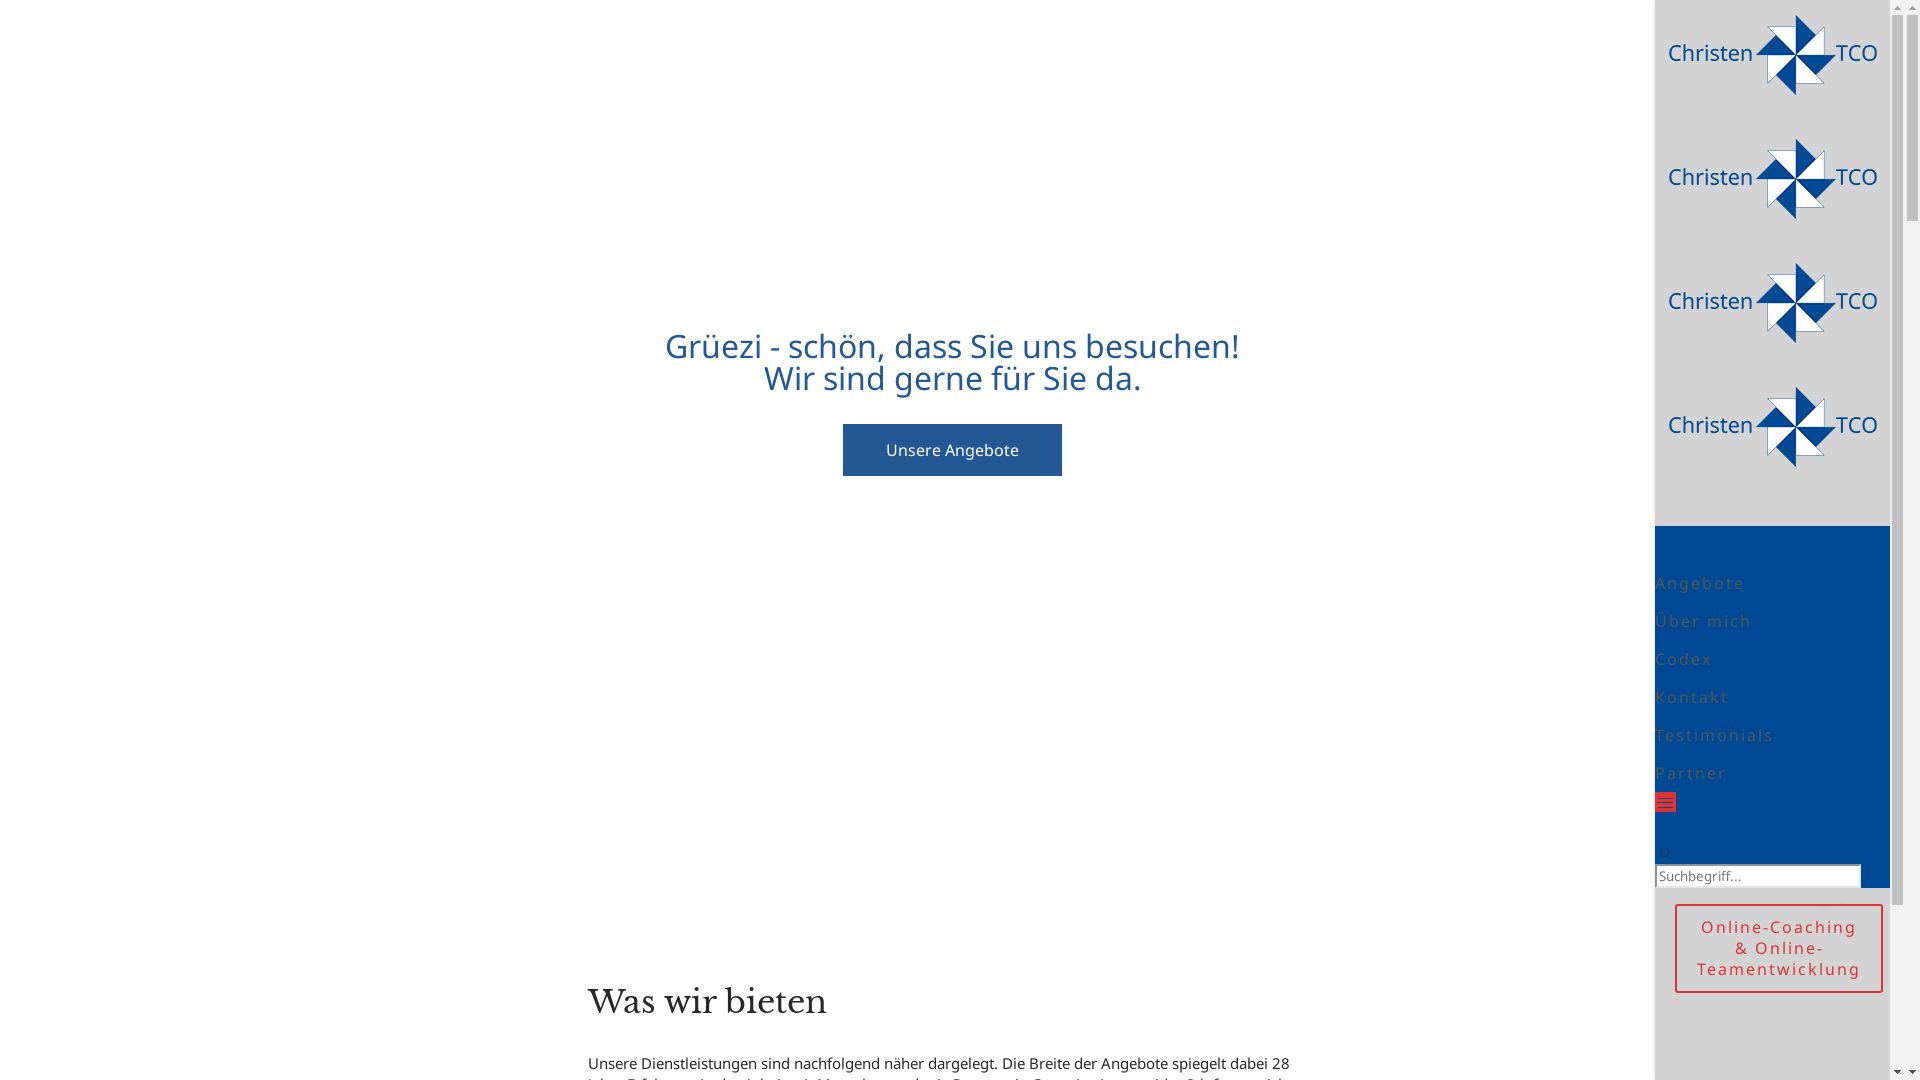 The width and height of the screenshot is (1920, 1080). What do you see at coordinates (1713, 735) in the screenshot?
I see `'Testimonials'` at bounding box center [1713, 735].